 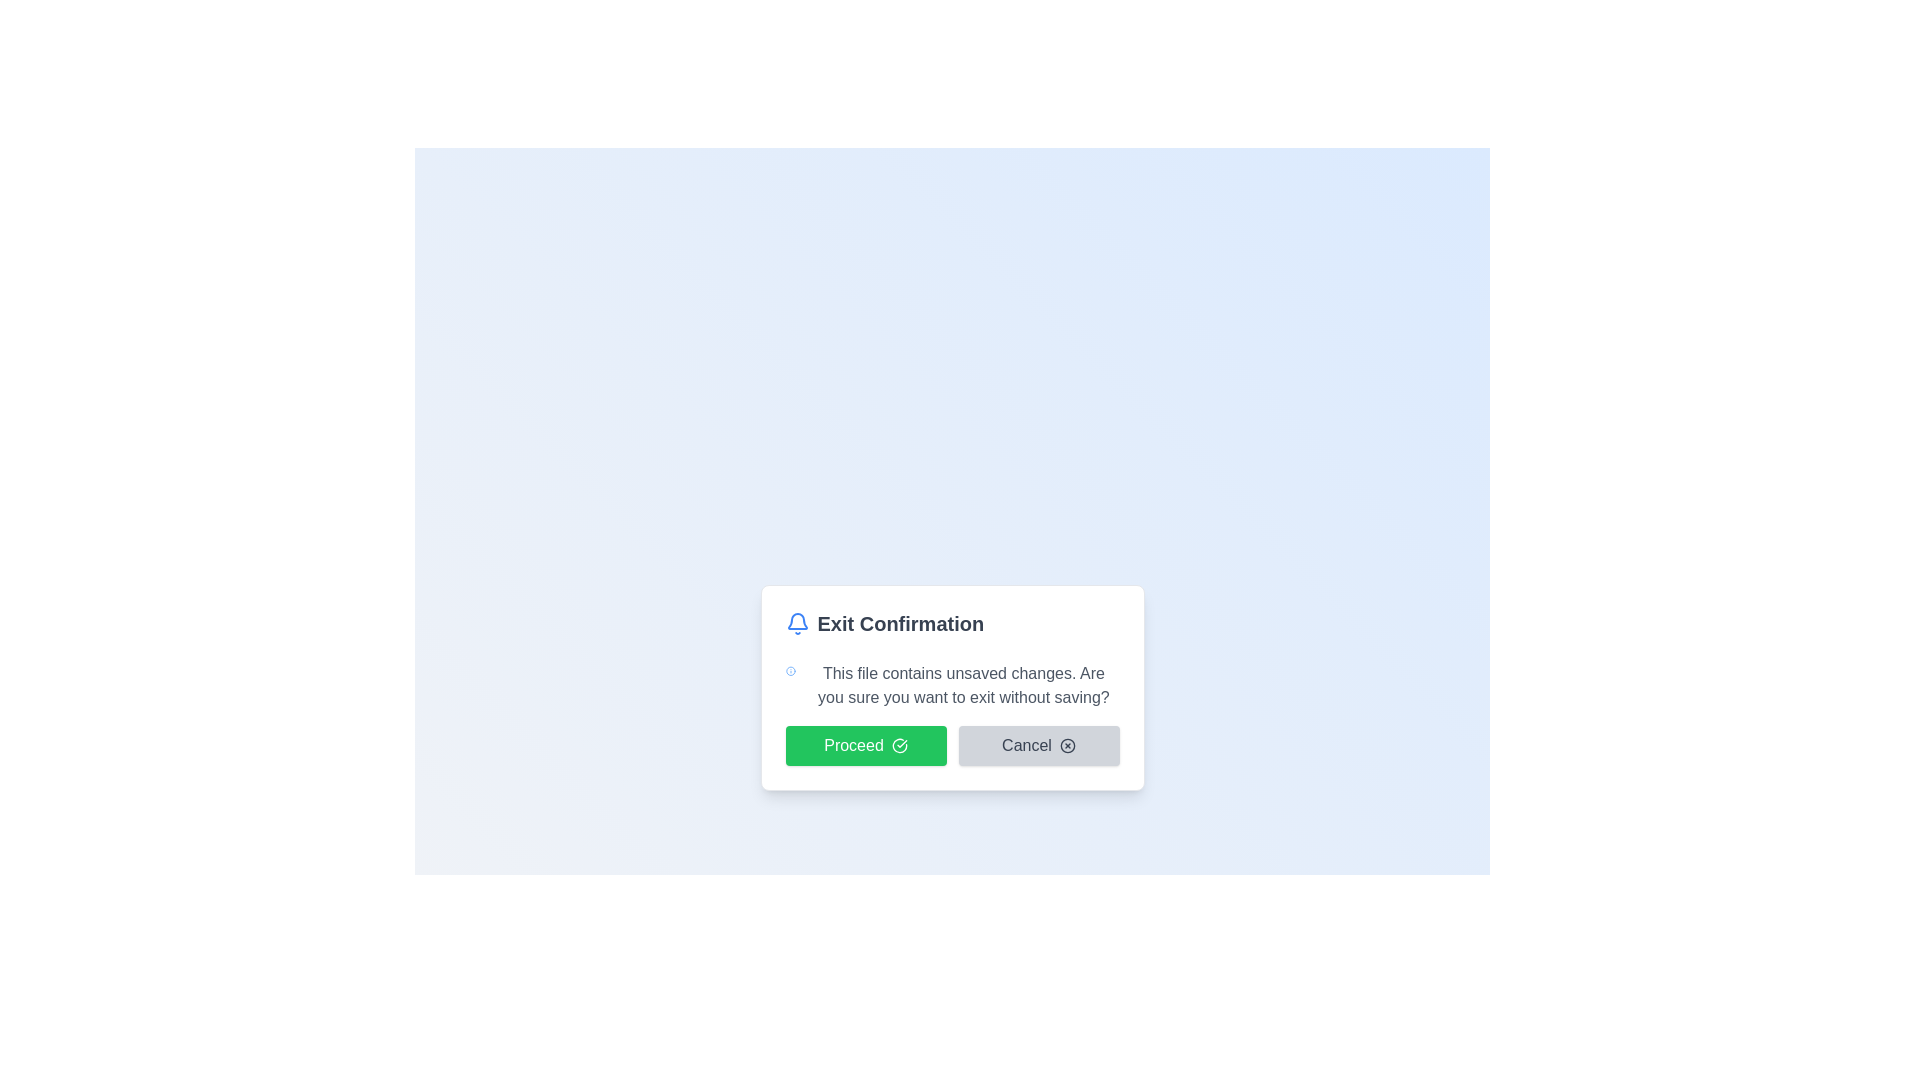 What do you see at coordinates (951, 685) in the screenshot?
I see `the informational text block displaying the message, 'This file contains unsaved changes. Are you sure you want to exit without saving?'` at bounding box center [951, 685].